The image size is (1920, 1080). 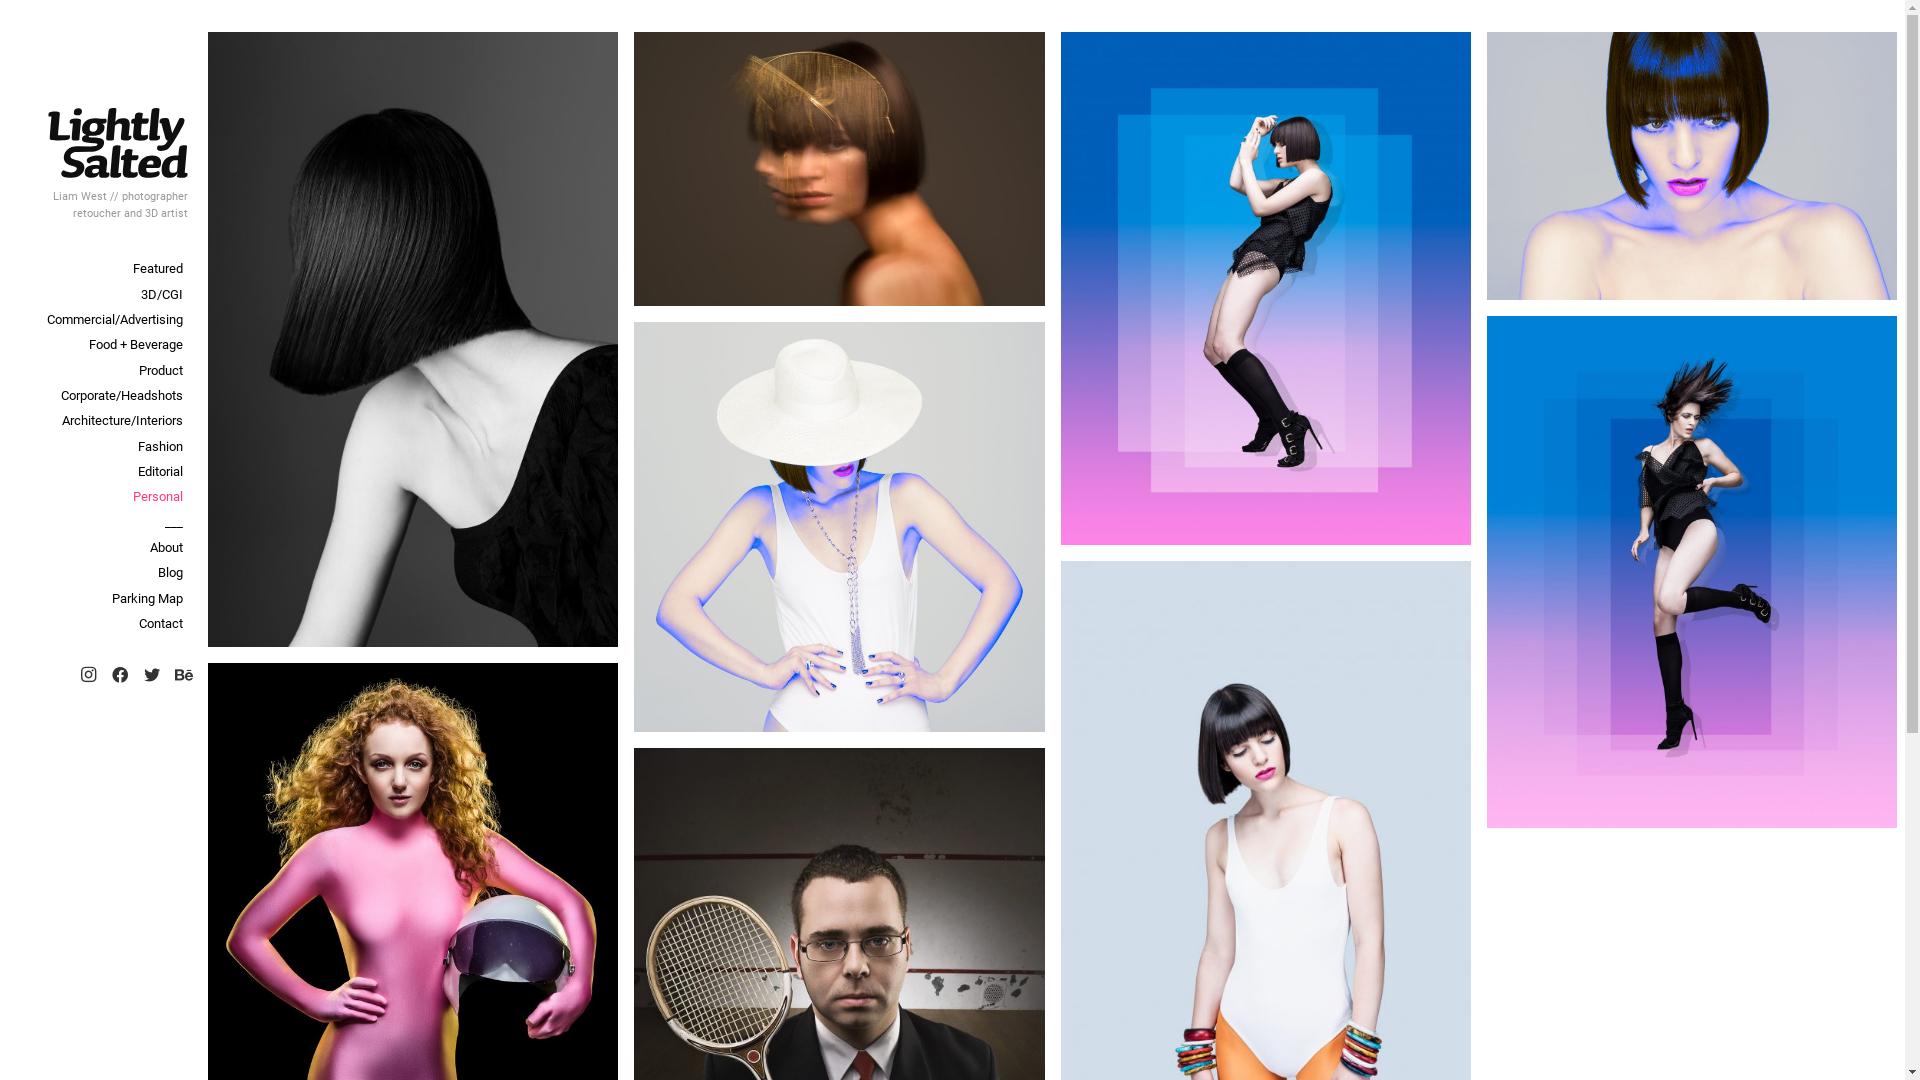 What do you see at coordinates (99, 445) in the screenshot?
I see `'Fashion'` at bounding box center [99, 445].